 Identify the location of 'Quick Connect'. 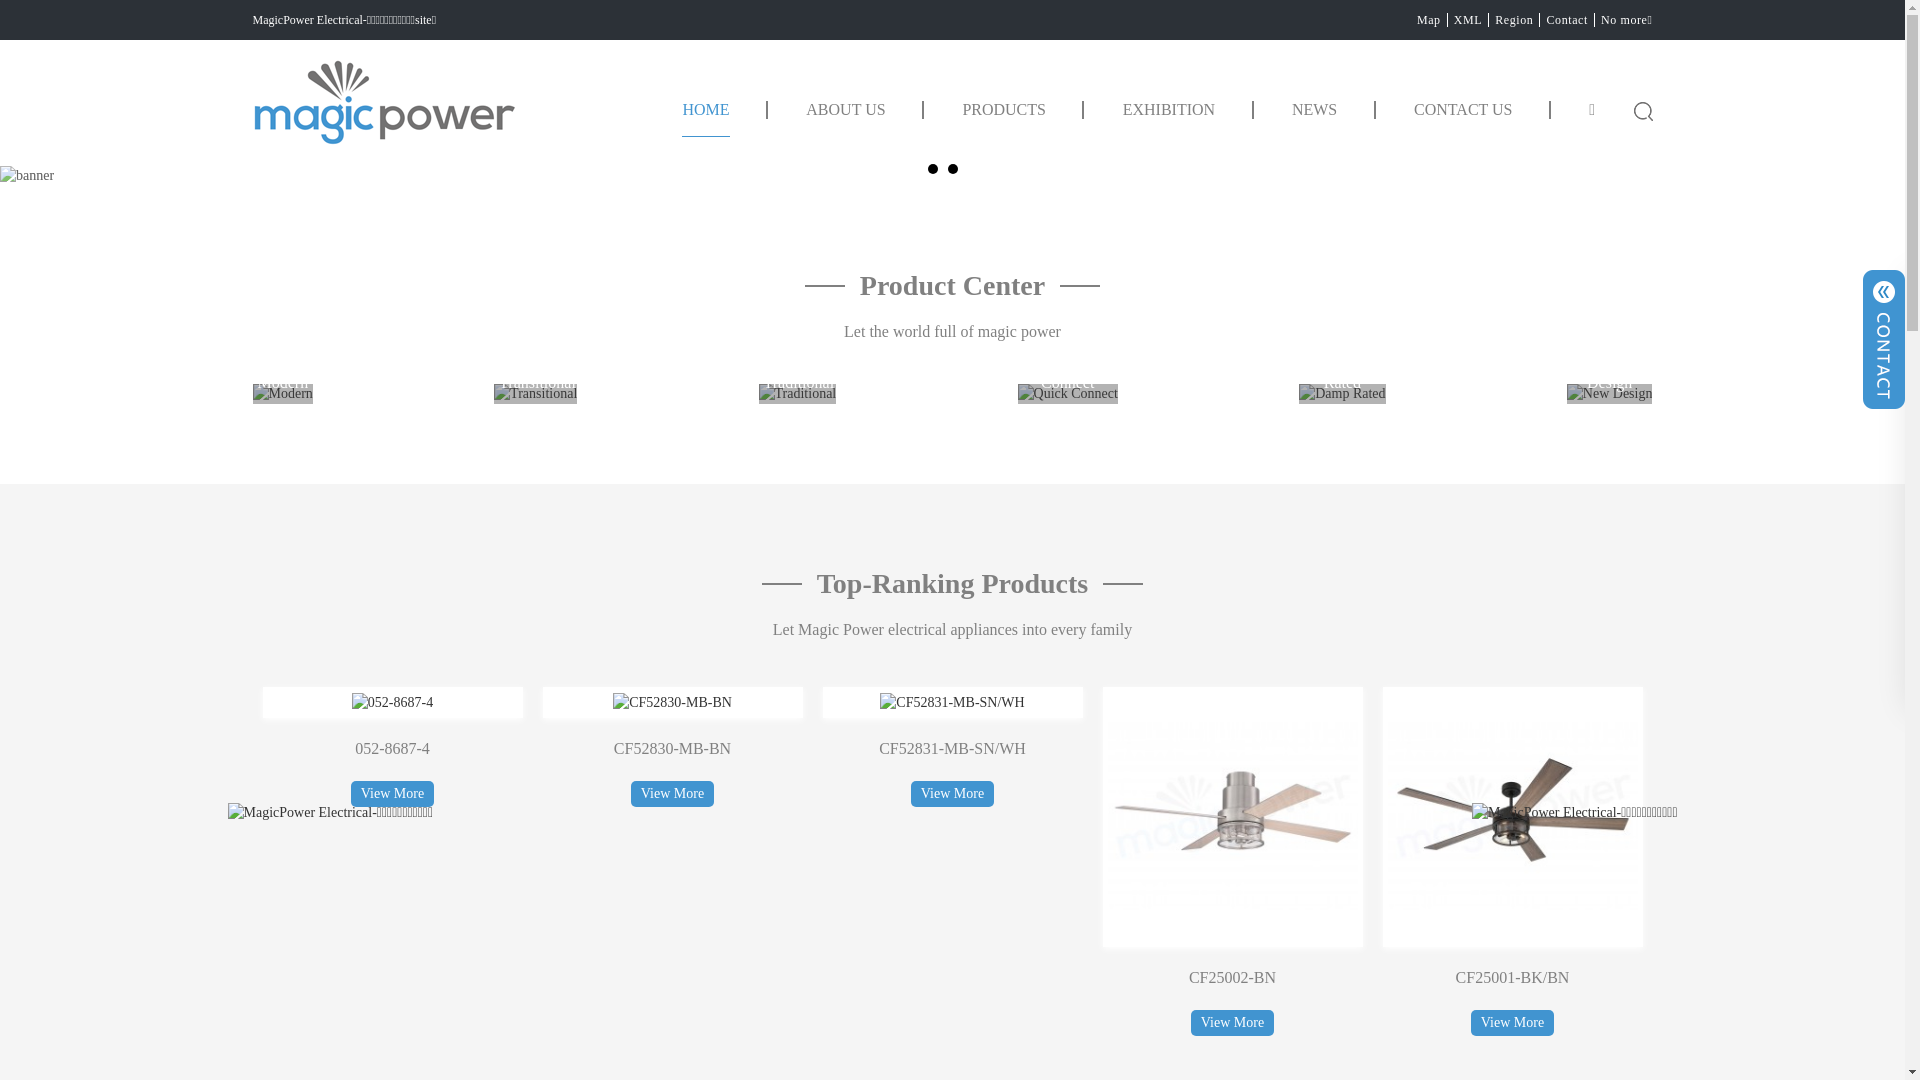
(1066, 394).